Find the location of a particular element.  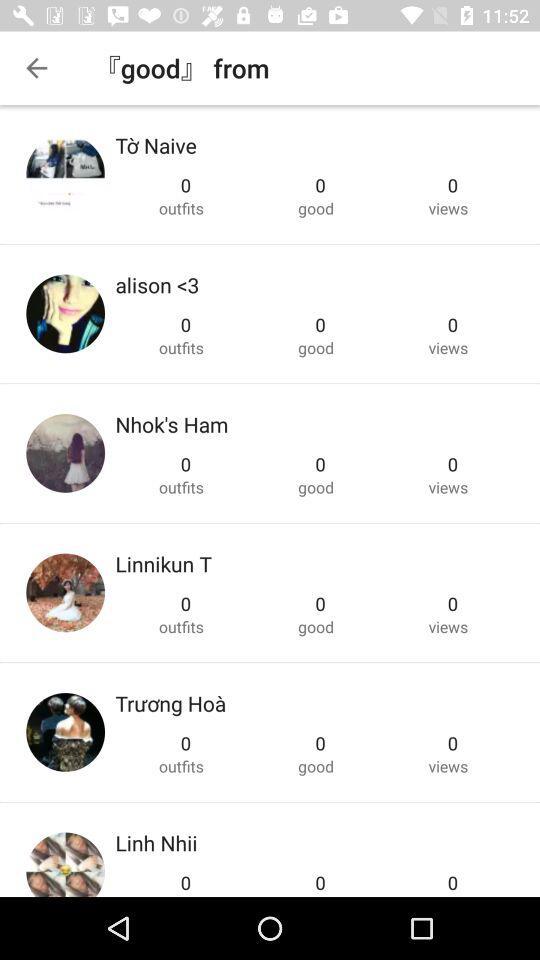

the icon below the outfits item is located at coordinates (155, 841).